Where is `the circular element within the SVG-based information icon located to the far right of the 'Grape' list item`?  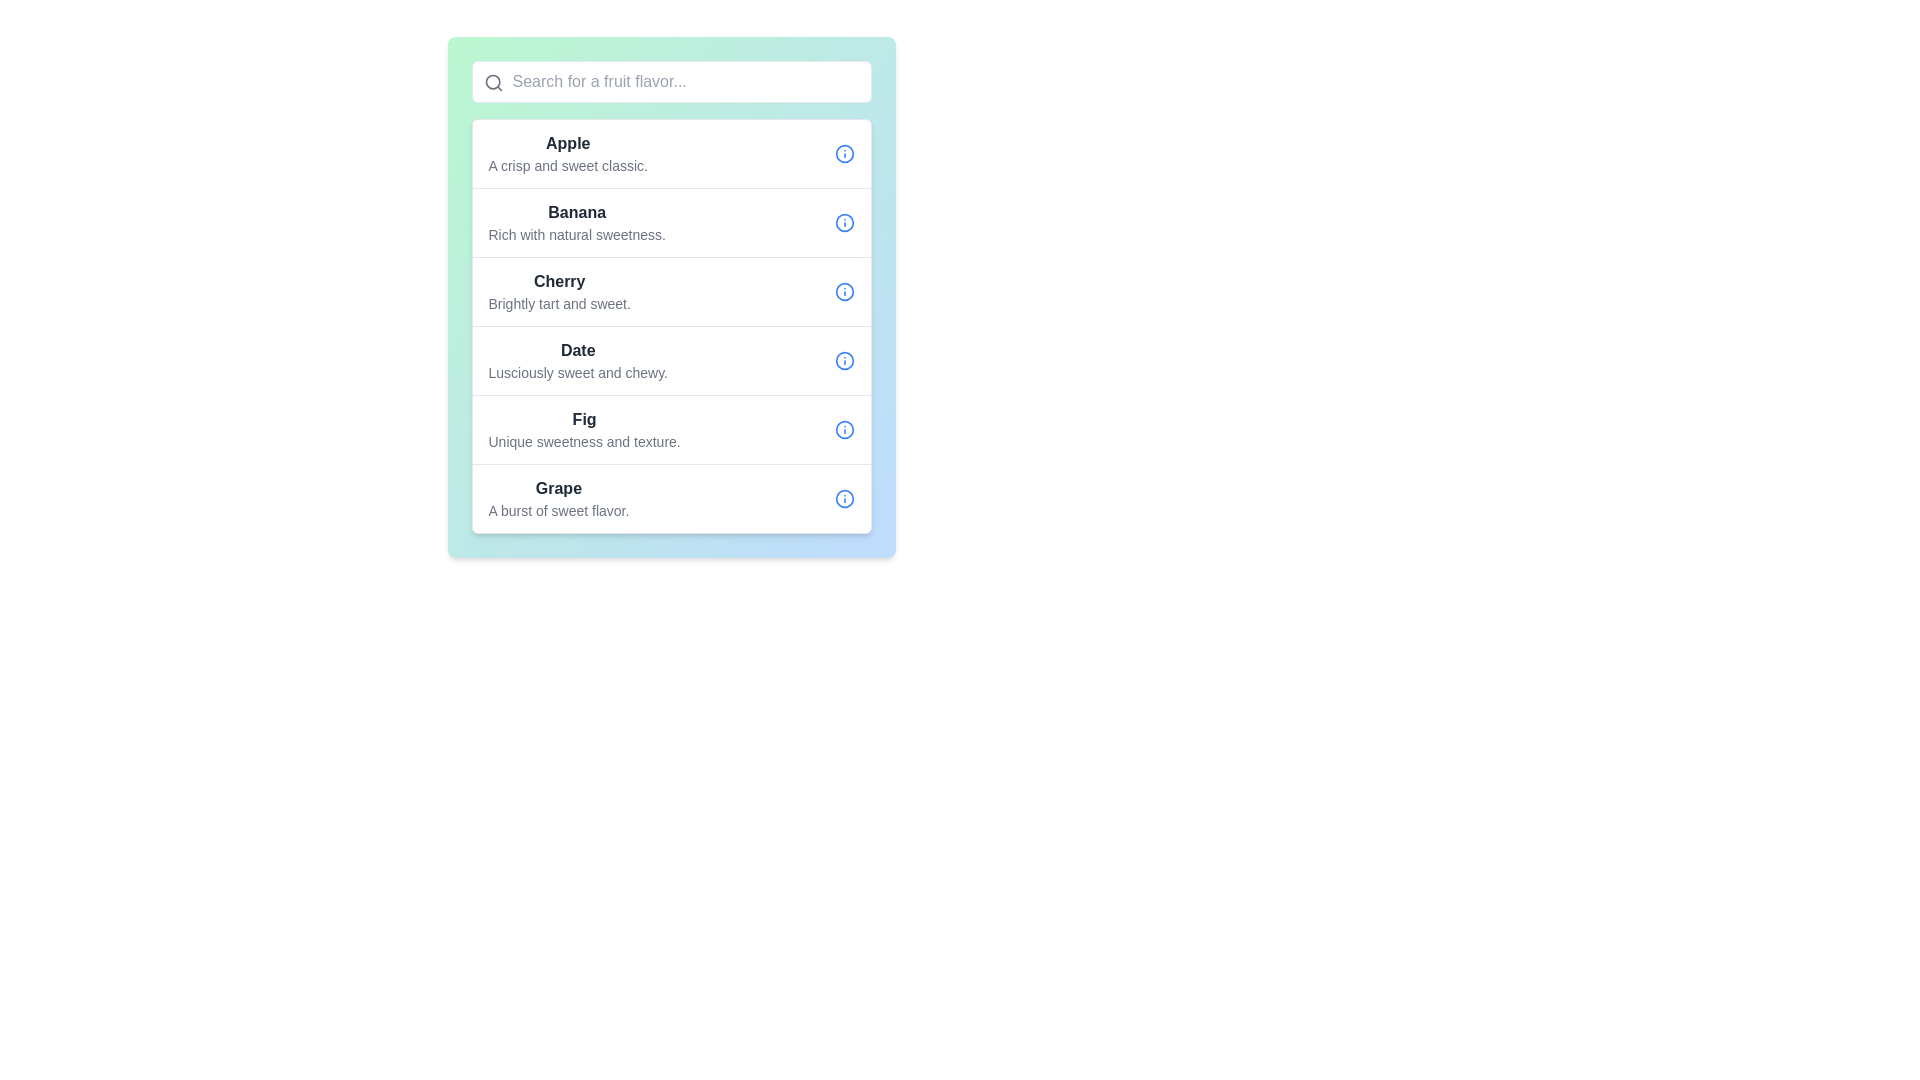
the circular element within the SVG-based information icon located to the far right of the 'Grape' list item is located at coordinates (844, 497).